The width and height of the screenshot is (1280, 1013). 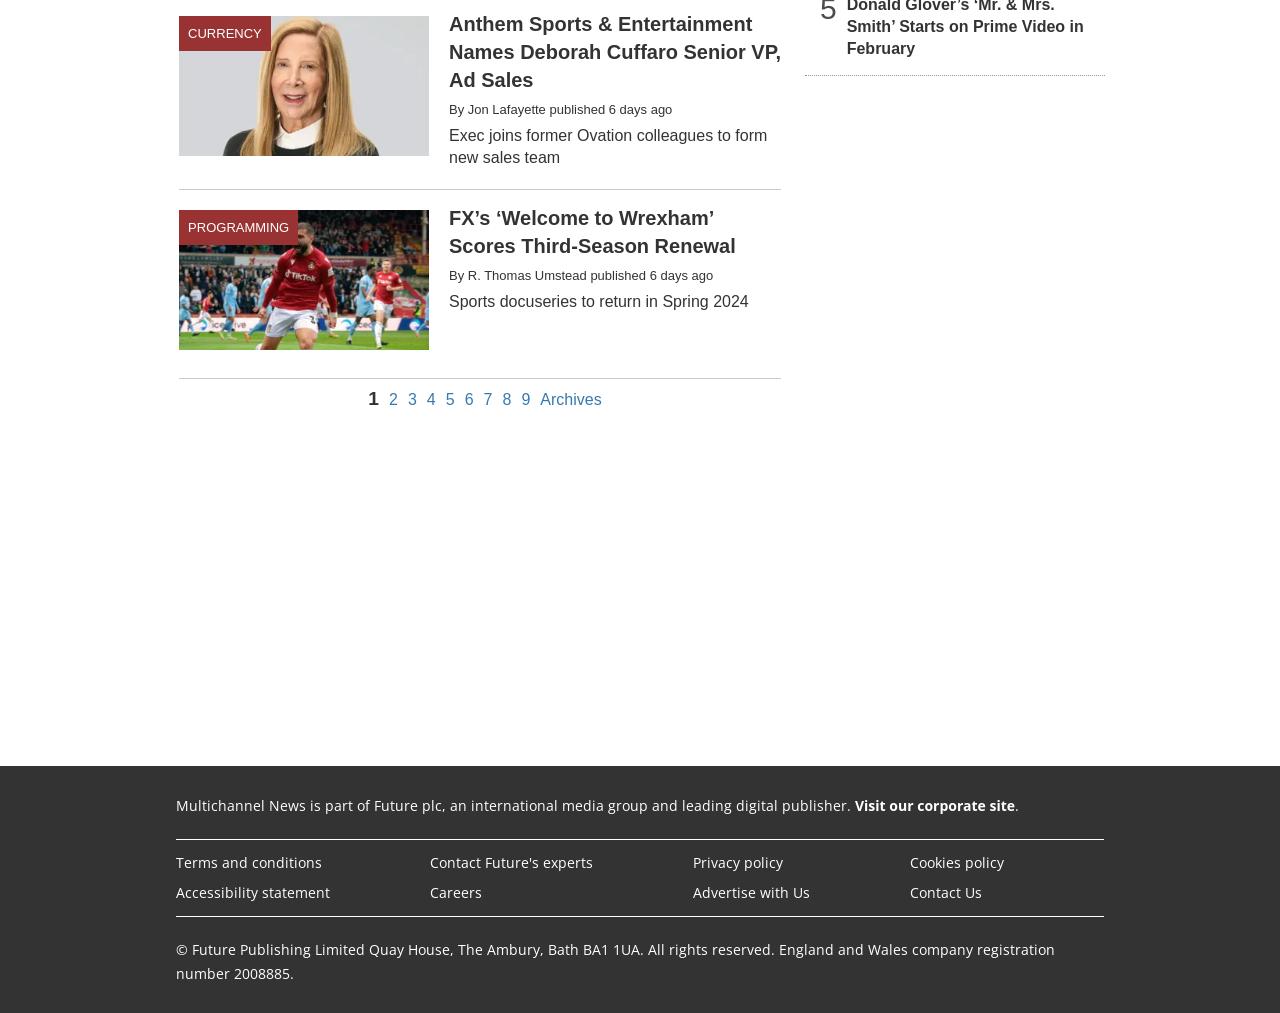 I want to click on 'Terms and conditions', so click(x=247, y=860).